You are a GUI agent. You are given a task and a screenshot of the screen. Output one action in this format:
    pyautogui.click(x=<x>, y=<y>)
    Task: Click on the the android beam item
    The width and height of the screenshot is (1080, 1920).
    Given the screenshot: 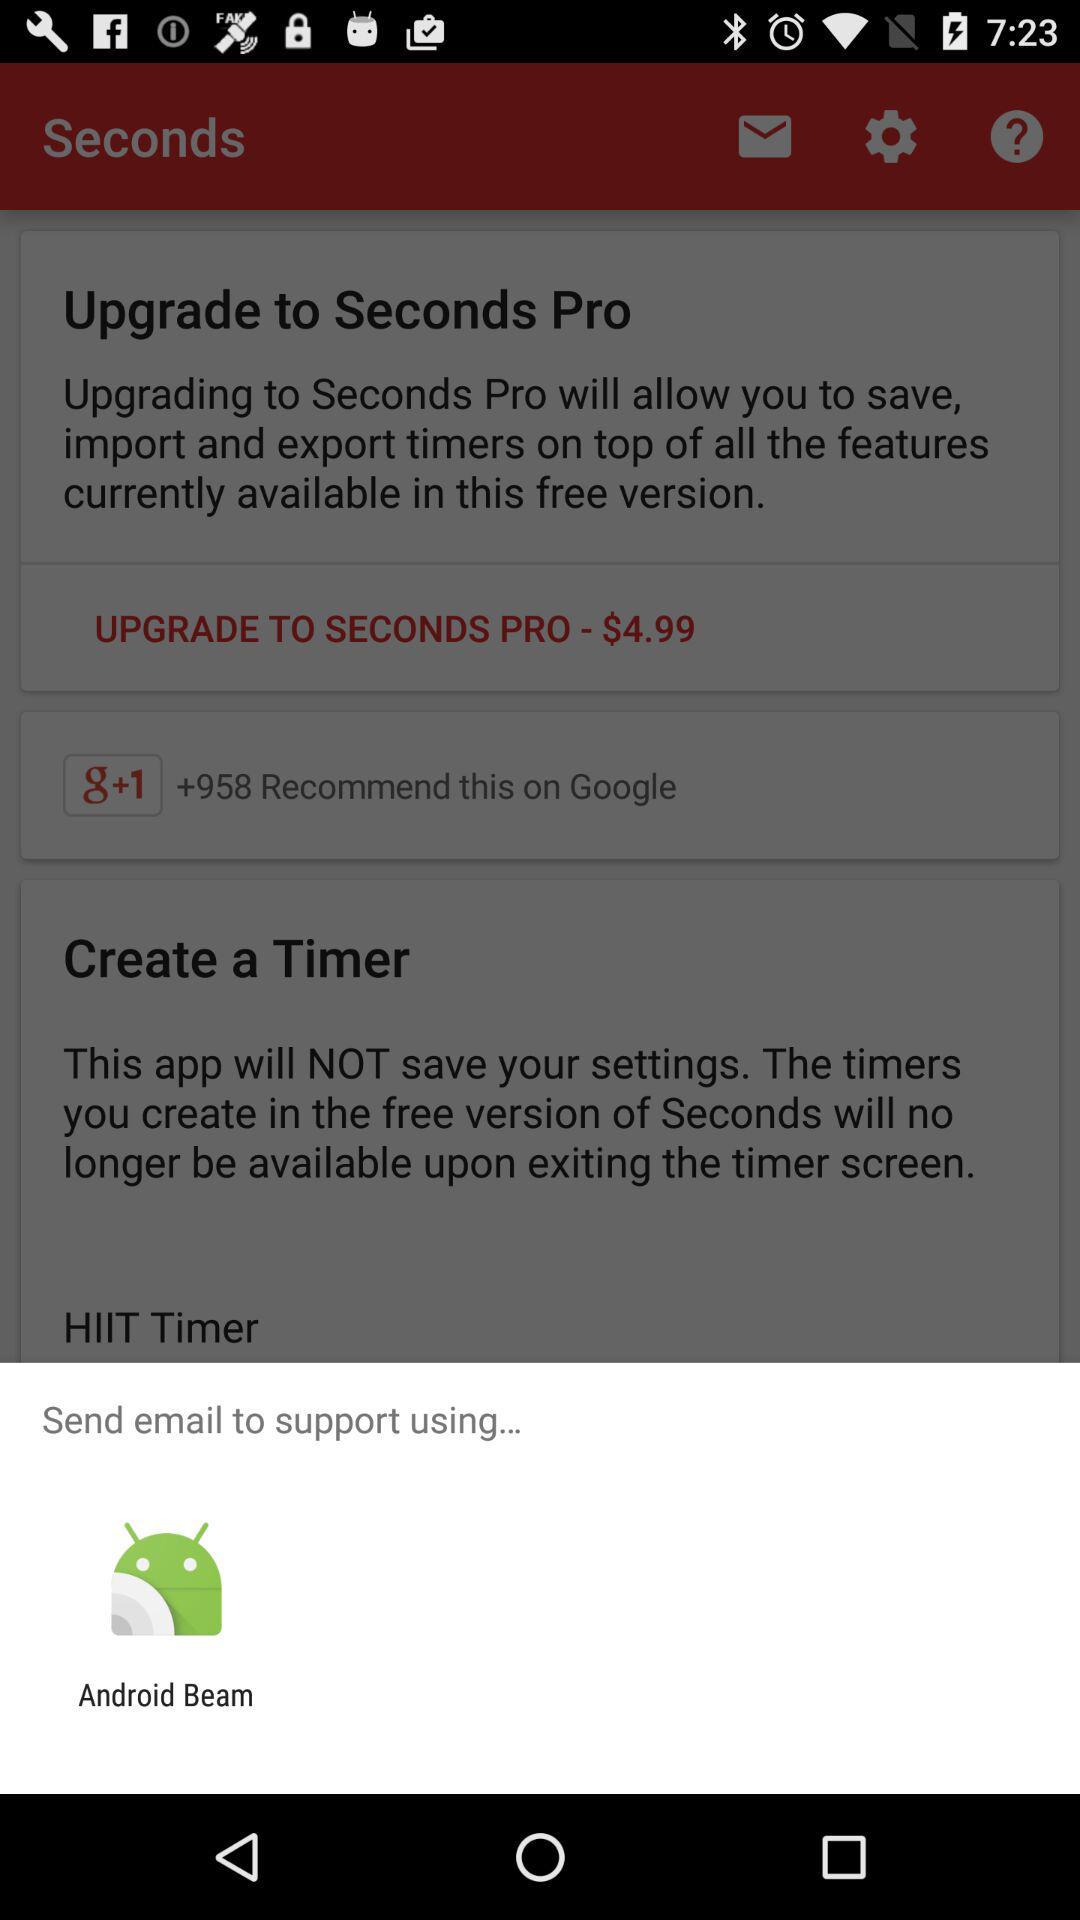 What is the action you would take?
    pyautogui.click(x=165, y=1711)
    